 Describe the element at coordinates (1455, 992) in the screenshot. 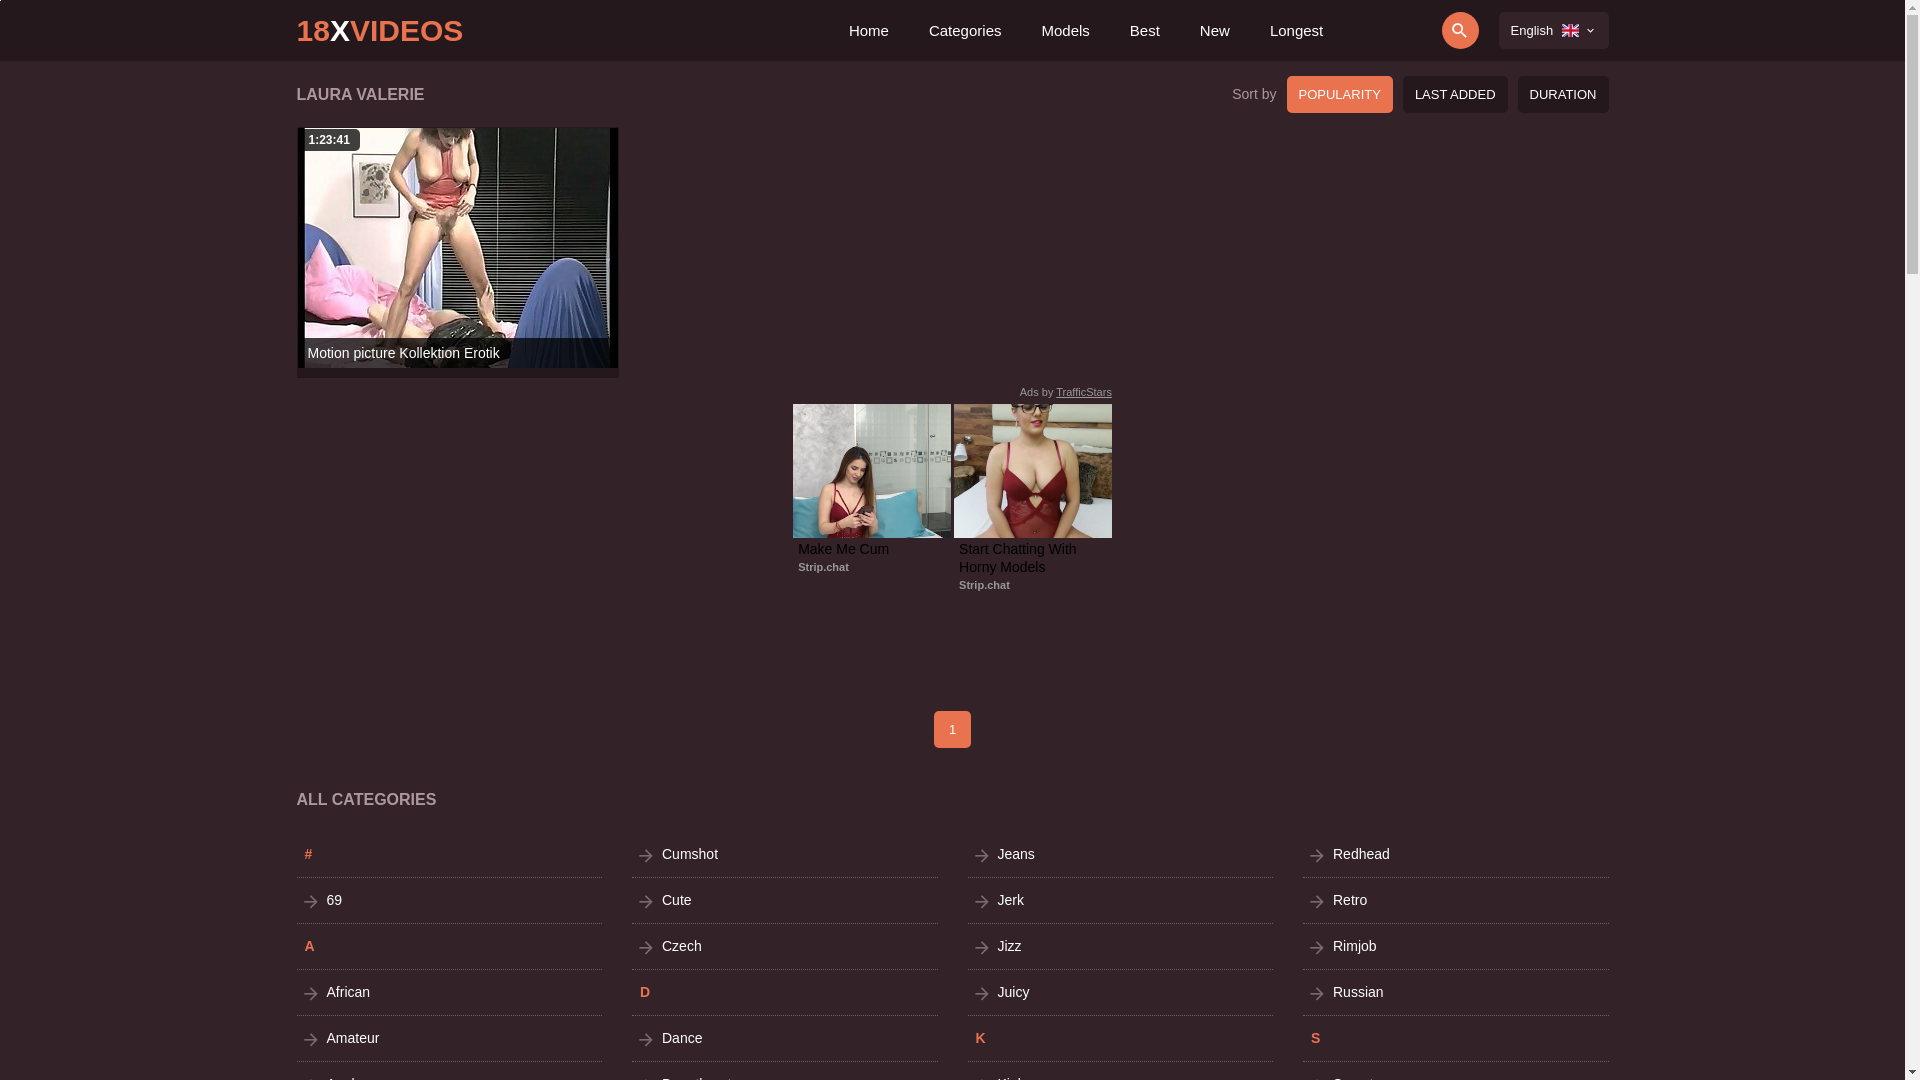

I see `'Russian'` at that location.